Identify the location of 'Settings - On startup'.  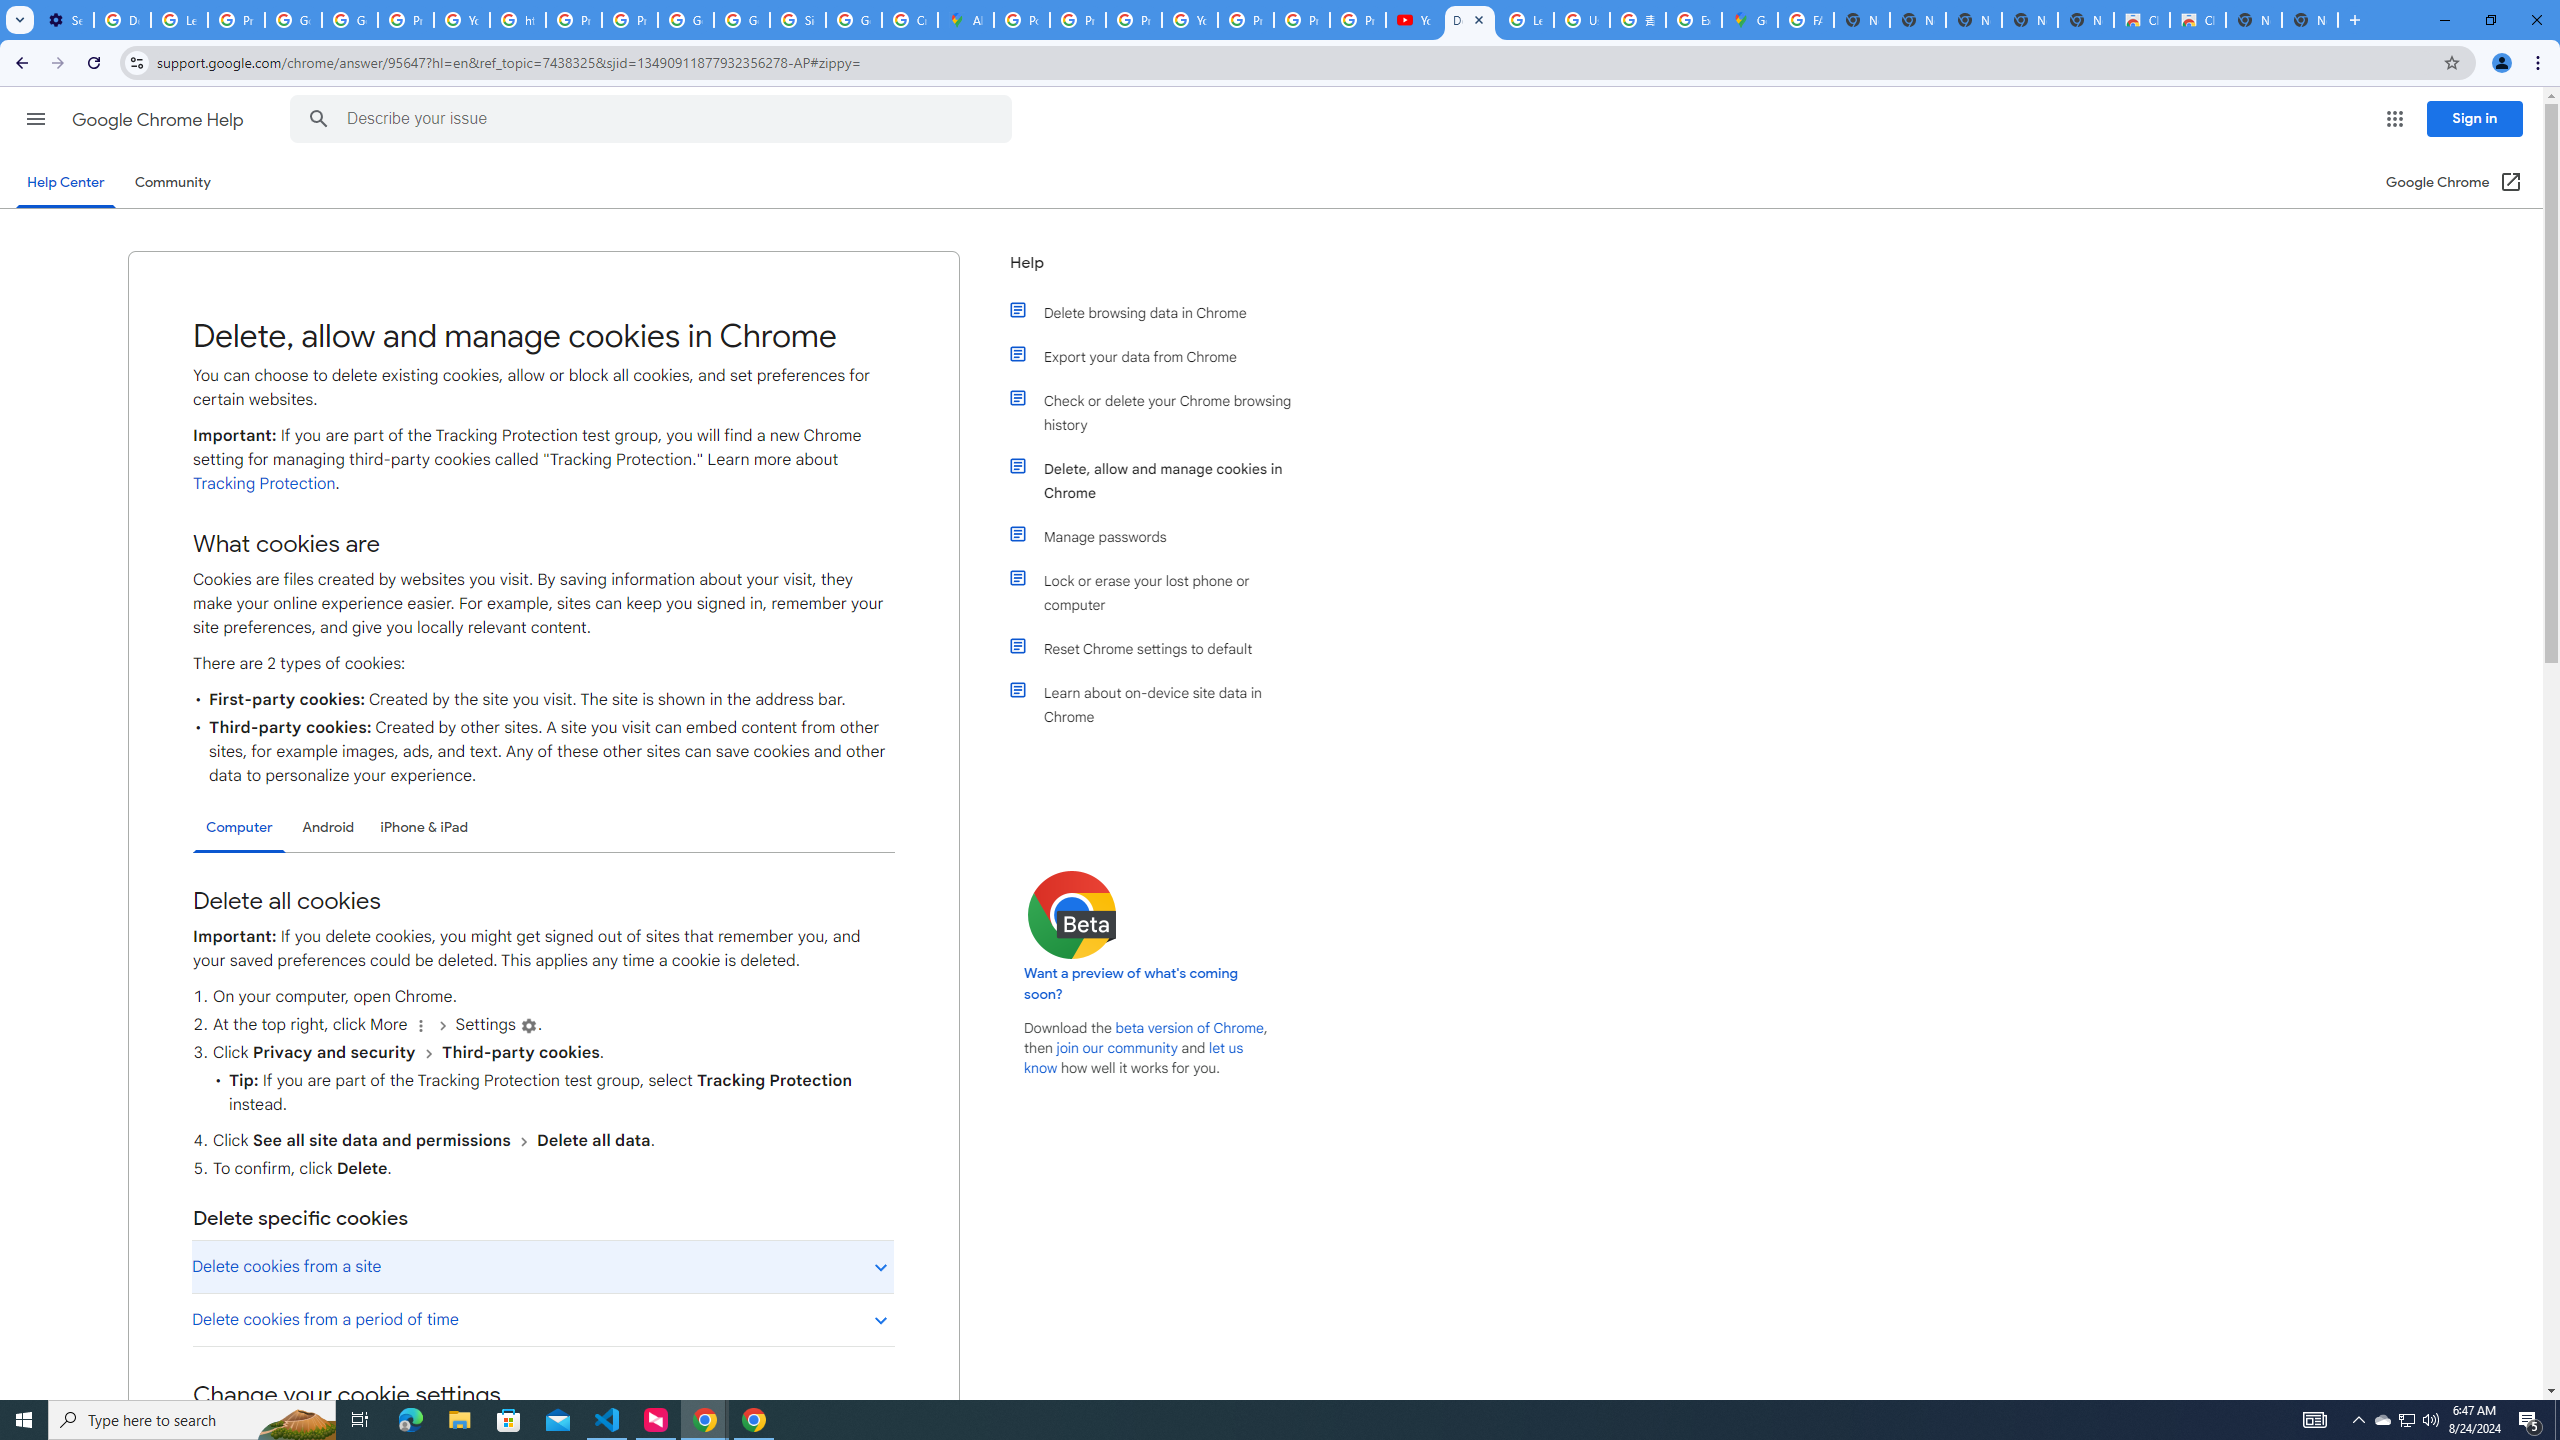
(65, 19).